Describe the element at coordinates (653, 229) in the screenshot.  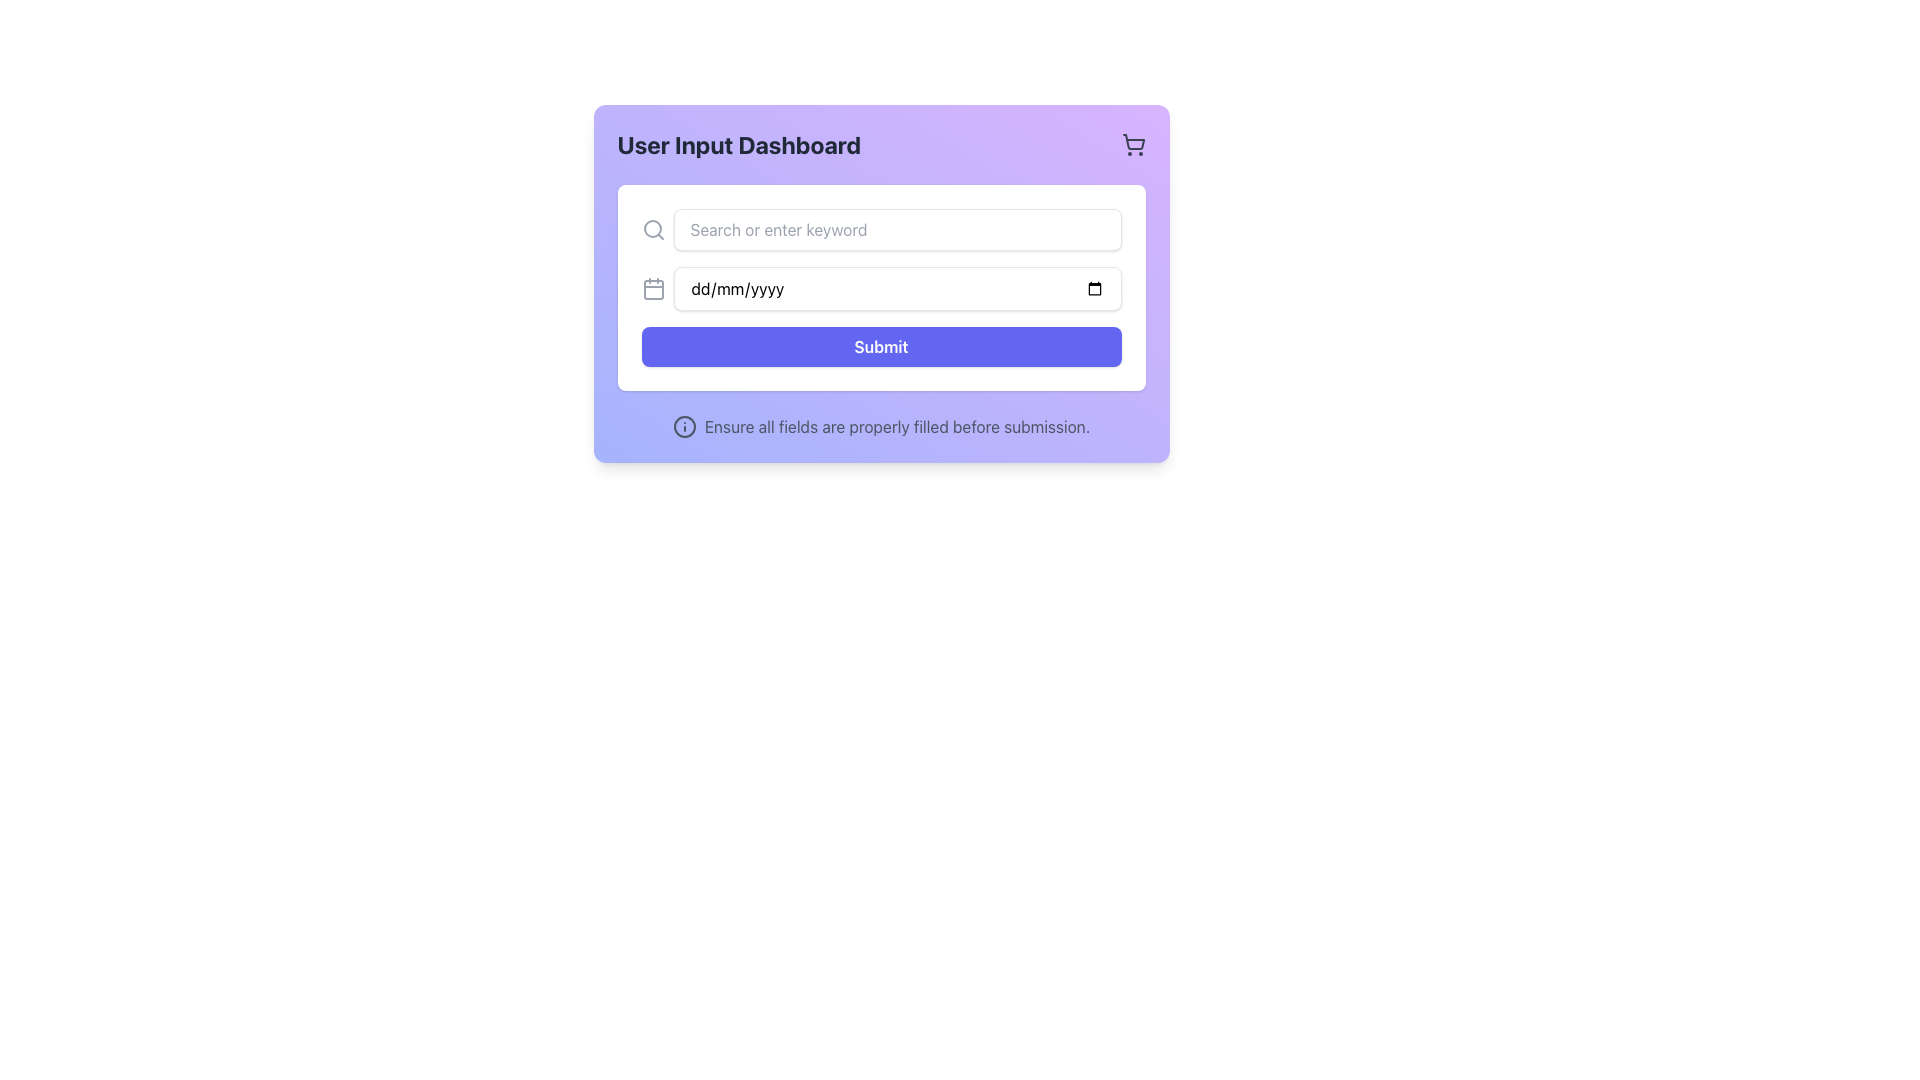
I see `the search icon located to the left of the text input field with the placeholder 'Search or enter keyword.'` at that location.